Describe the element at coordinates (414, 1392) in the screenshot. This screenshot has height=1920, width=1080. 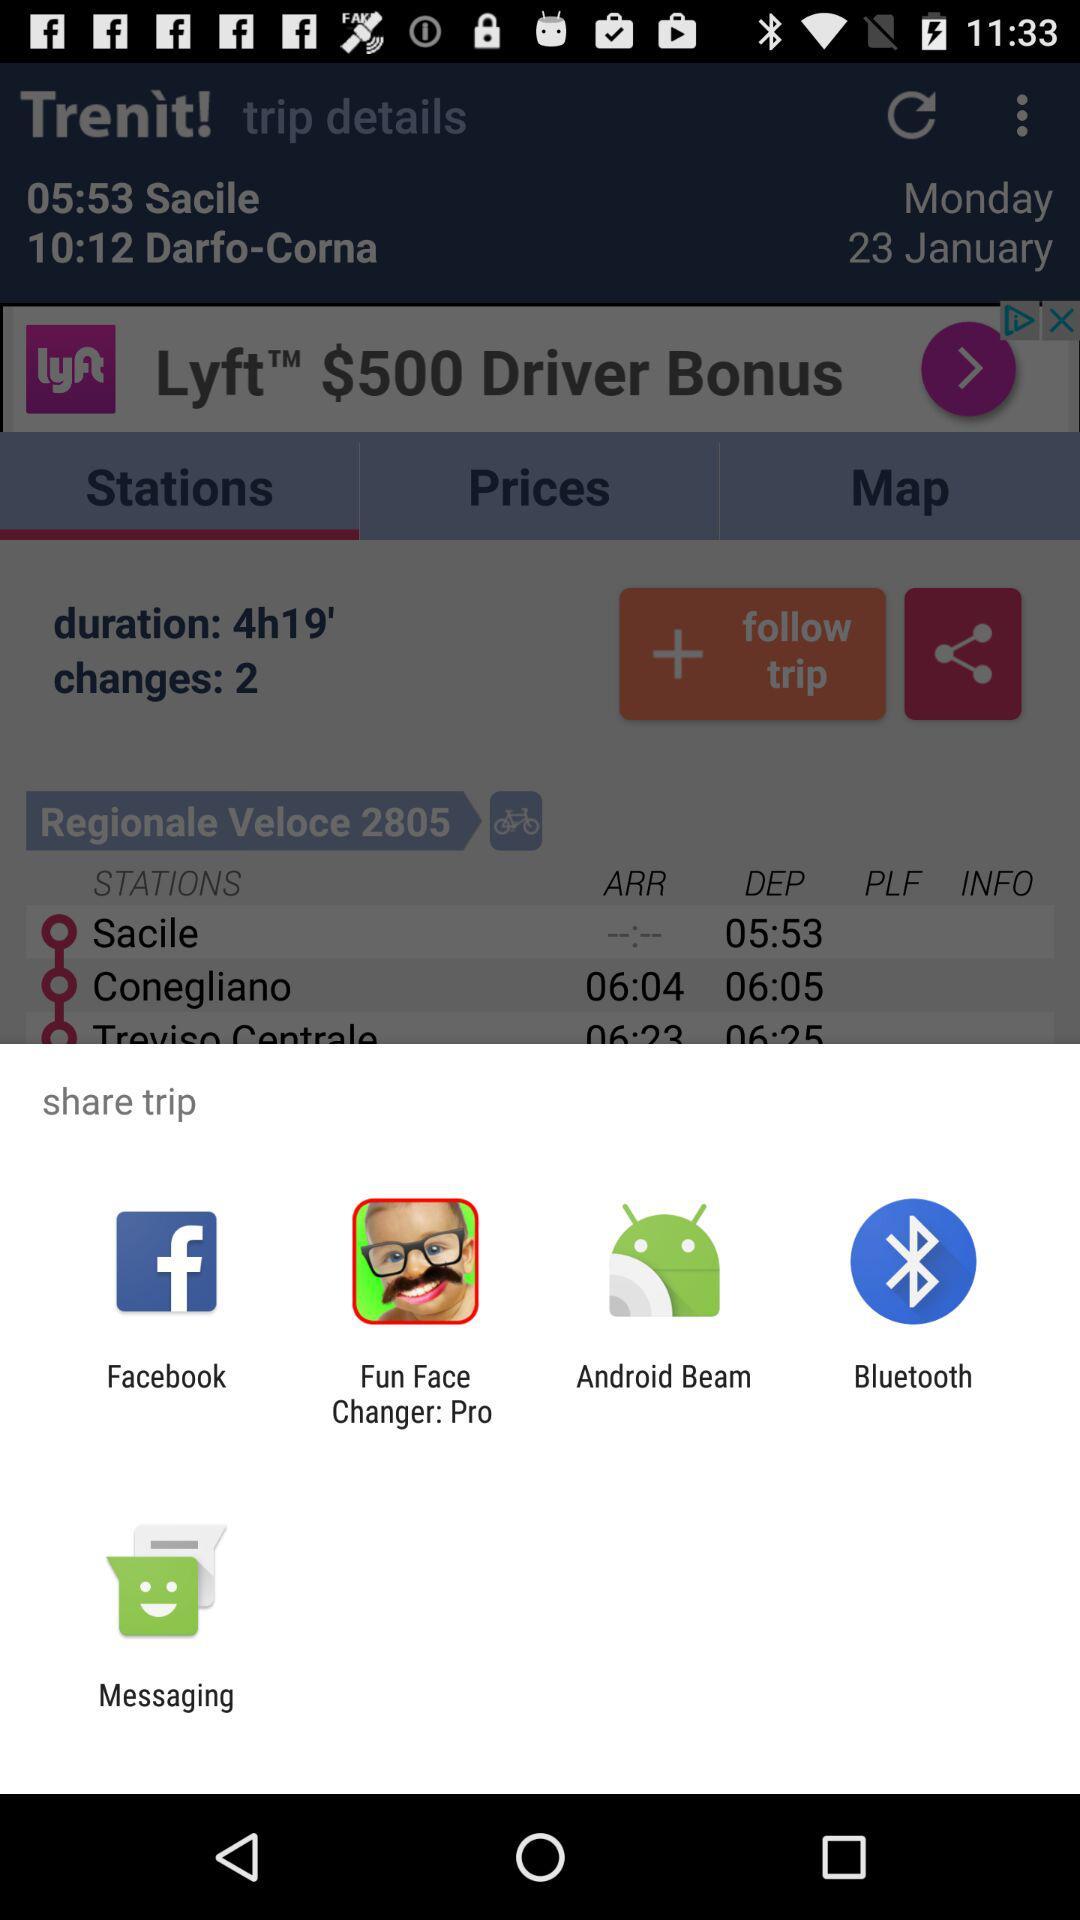
I see `the fun face changer` at that location.